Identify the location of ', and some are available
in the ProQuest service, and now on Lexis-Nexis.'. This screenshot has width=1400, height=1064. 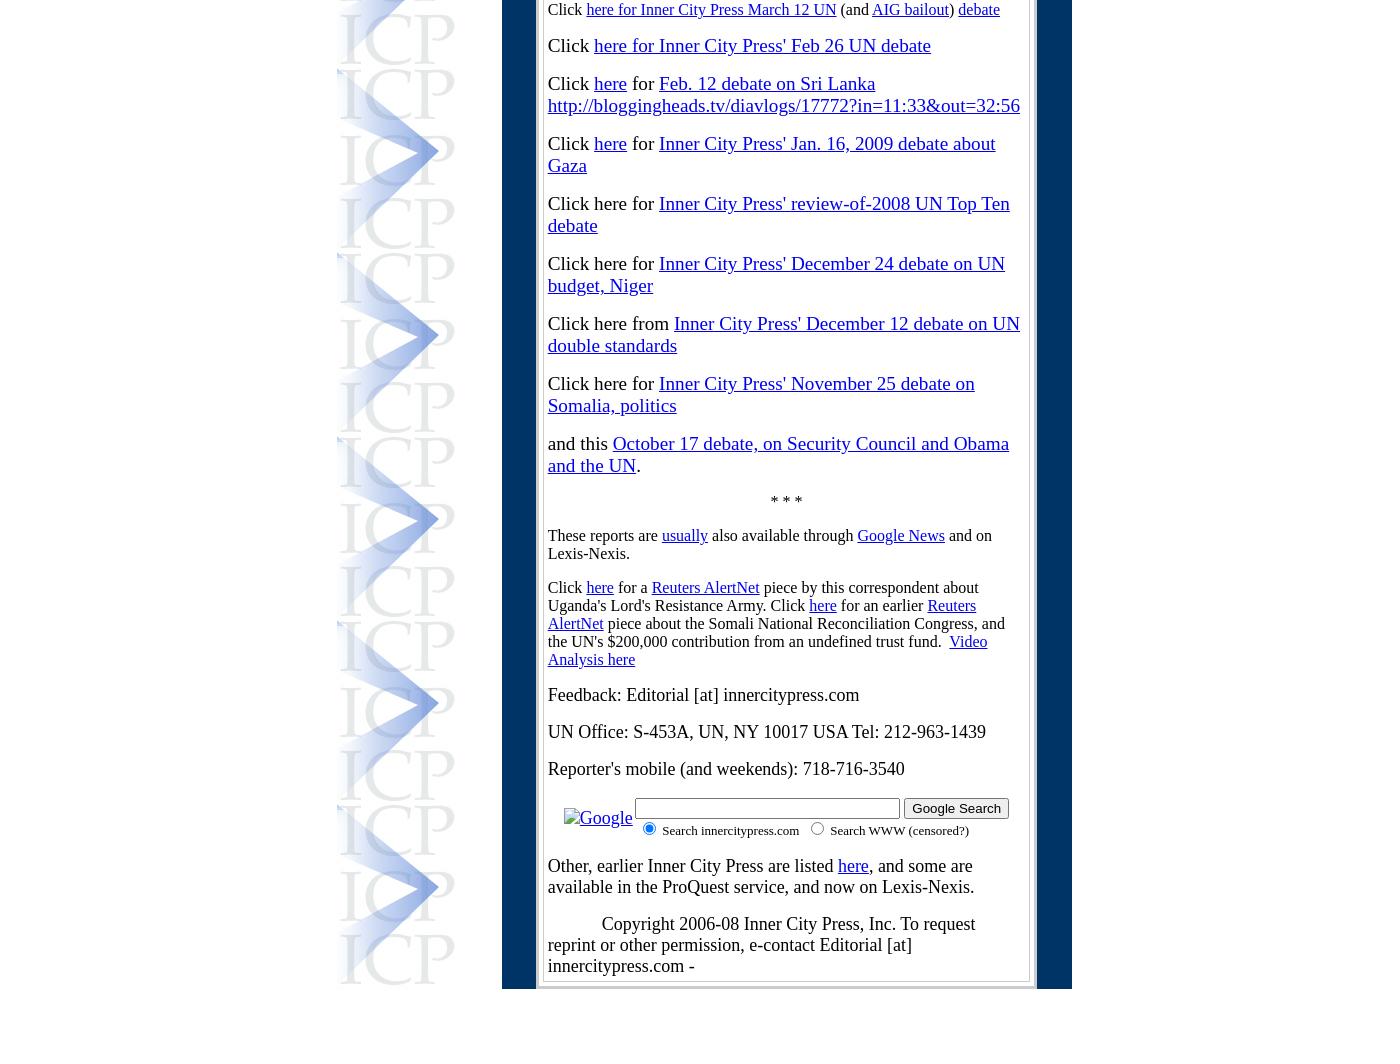
(759, 876).